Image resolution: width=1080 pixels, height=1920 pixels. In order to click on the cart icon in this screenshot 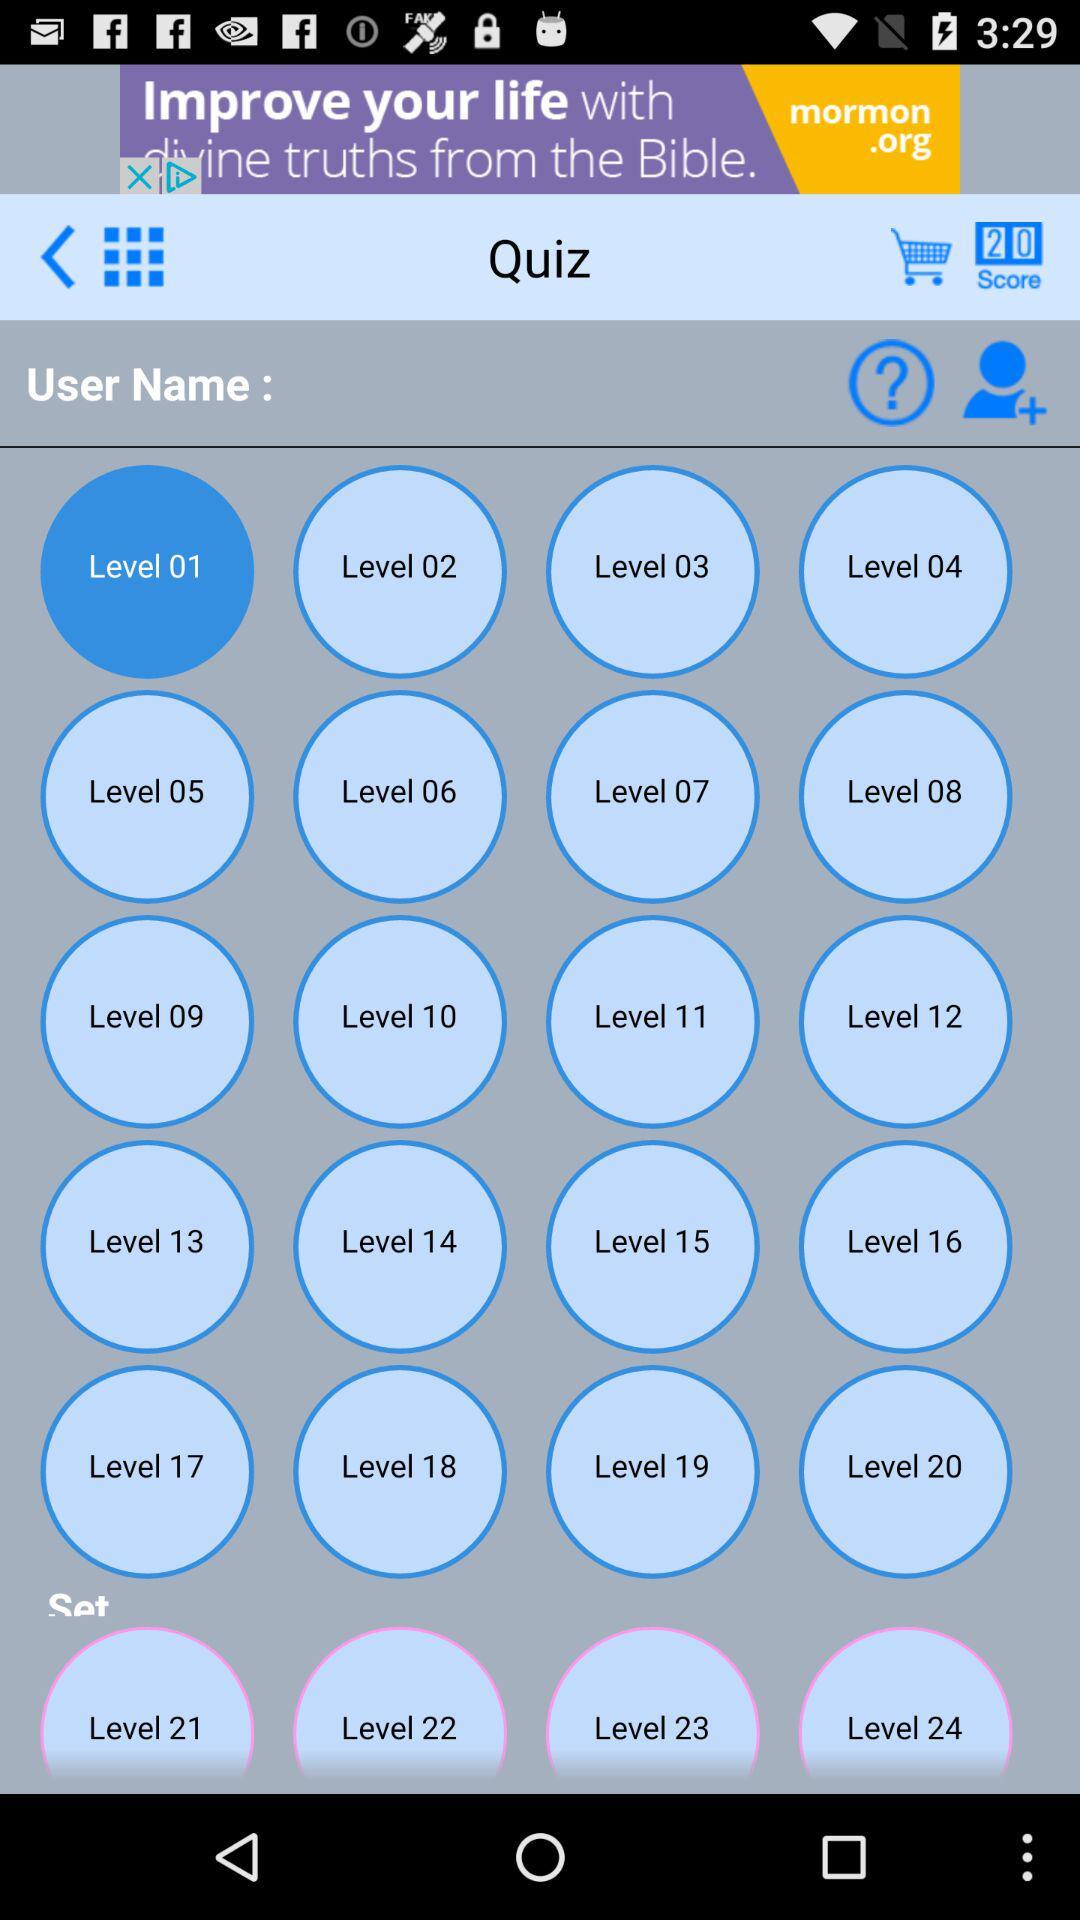, I will do `click(921, 273)`.